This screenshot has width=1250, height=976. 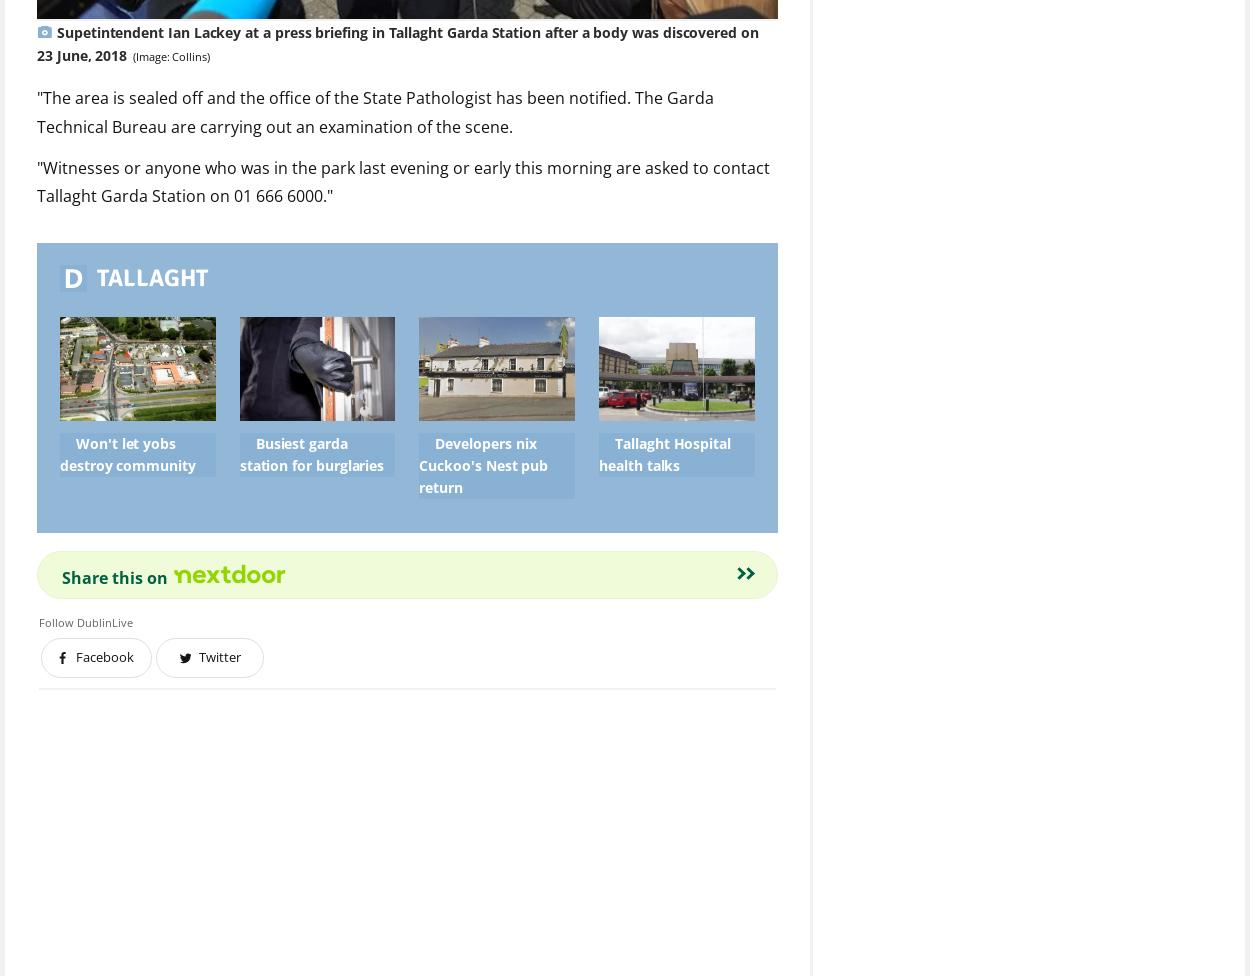 What do you see at coordinates (171, 55) in the screenshot?
I see `'(Image: Collins)'` at bounding box center [171, 55].